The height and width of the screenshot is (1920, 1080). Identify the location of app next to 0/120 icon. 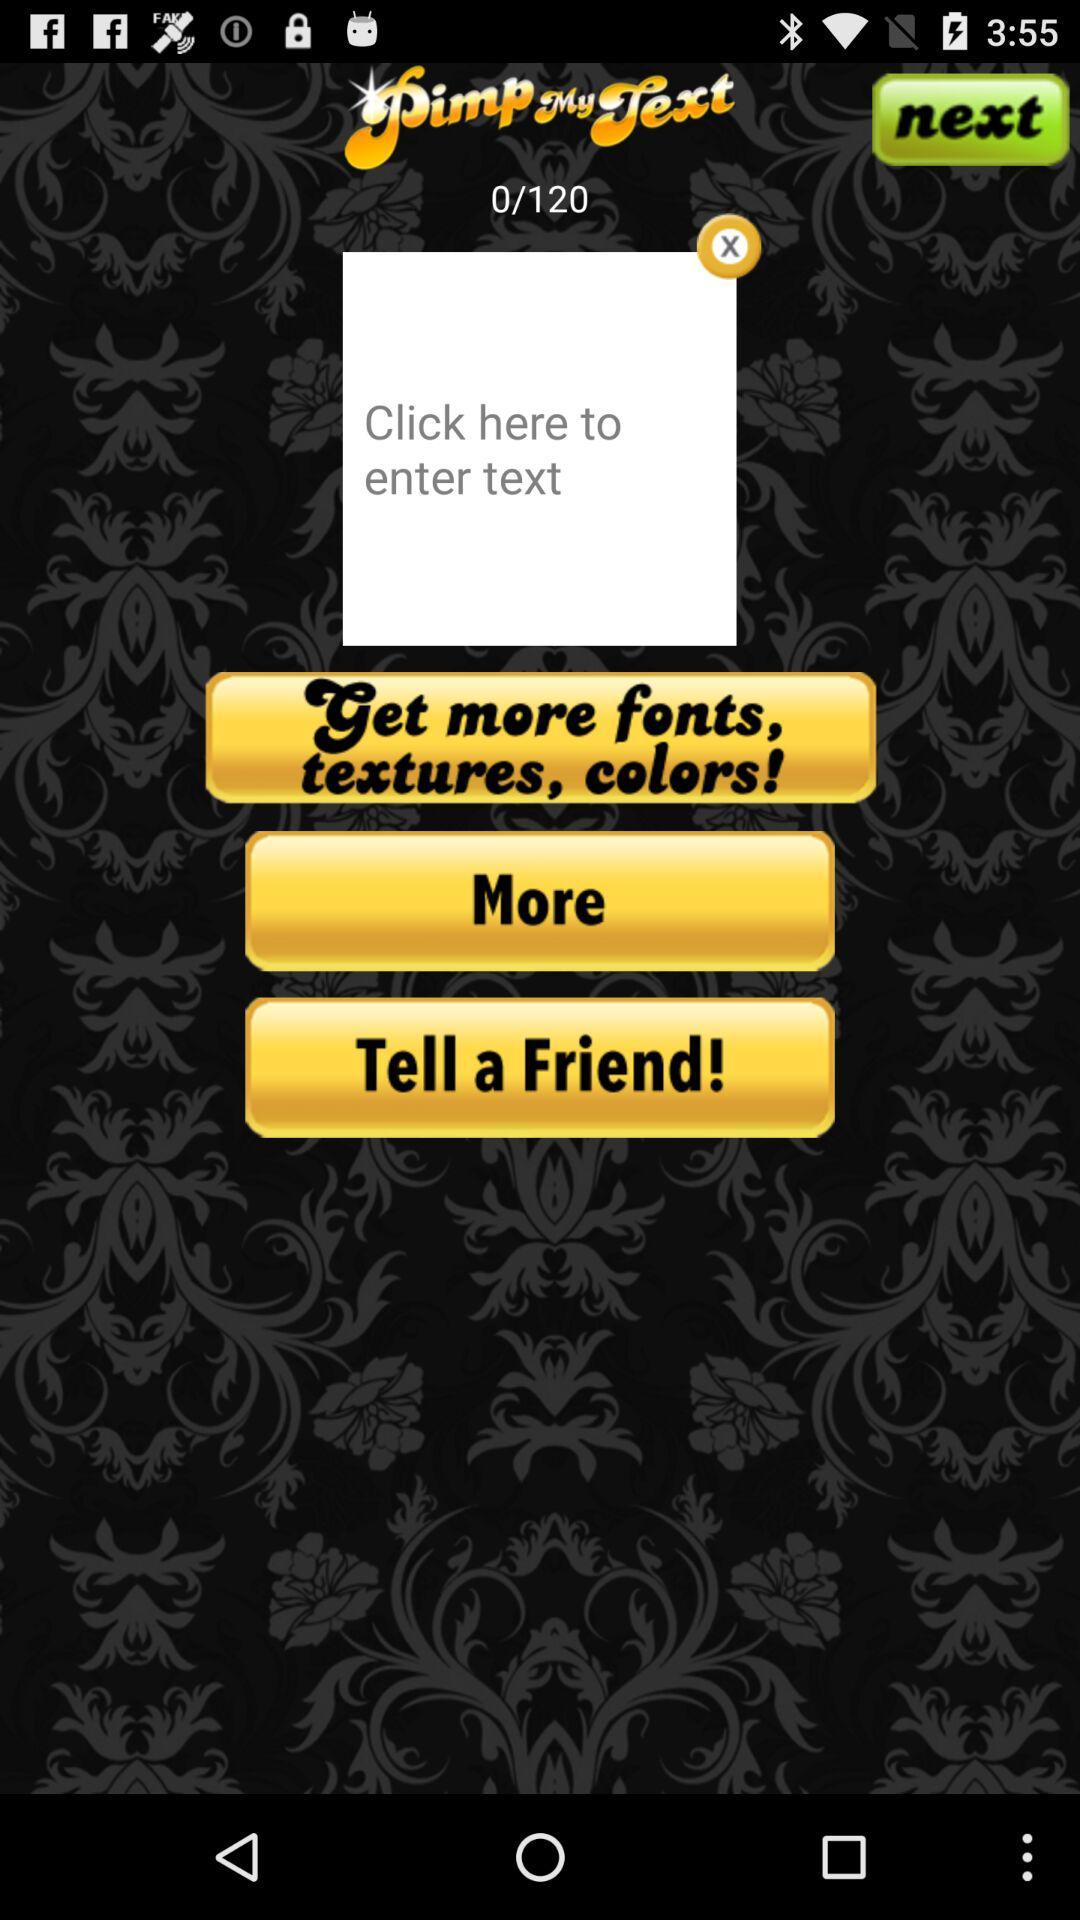
(729, 245).